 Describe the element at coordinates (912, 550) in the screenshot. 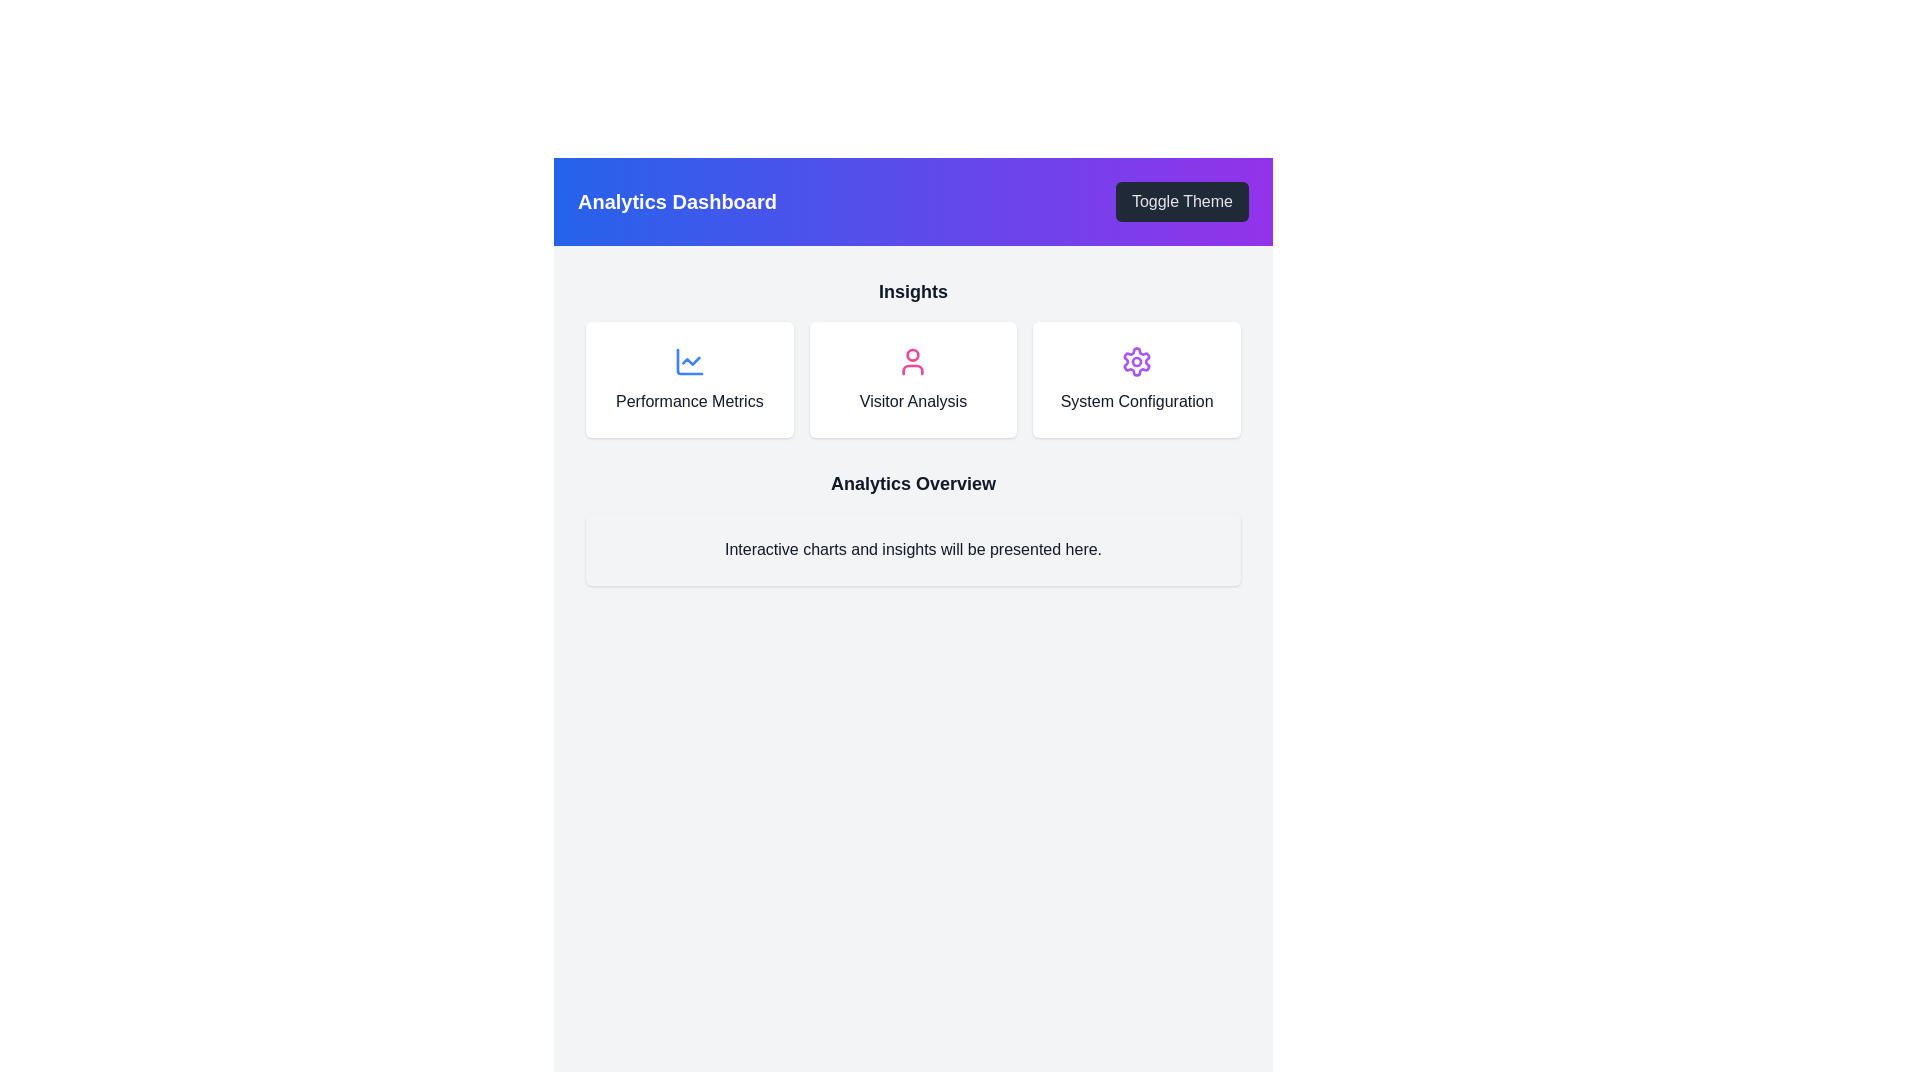

I see `the informational panel located directly below the 'Analytics Overview' heading, which serves as a placeholder for displaying interactive charts and insights` at that location.